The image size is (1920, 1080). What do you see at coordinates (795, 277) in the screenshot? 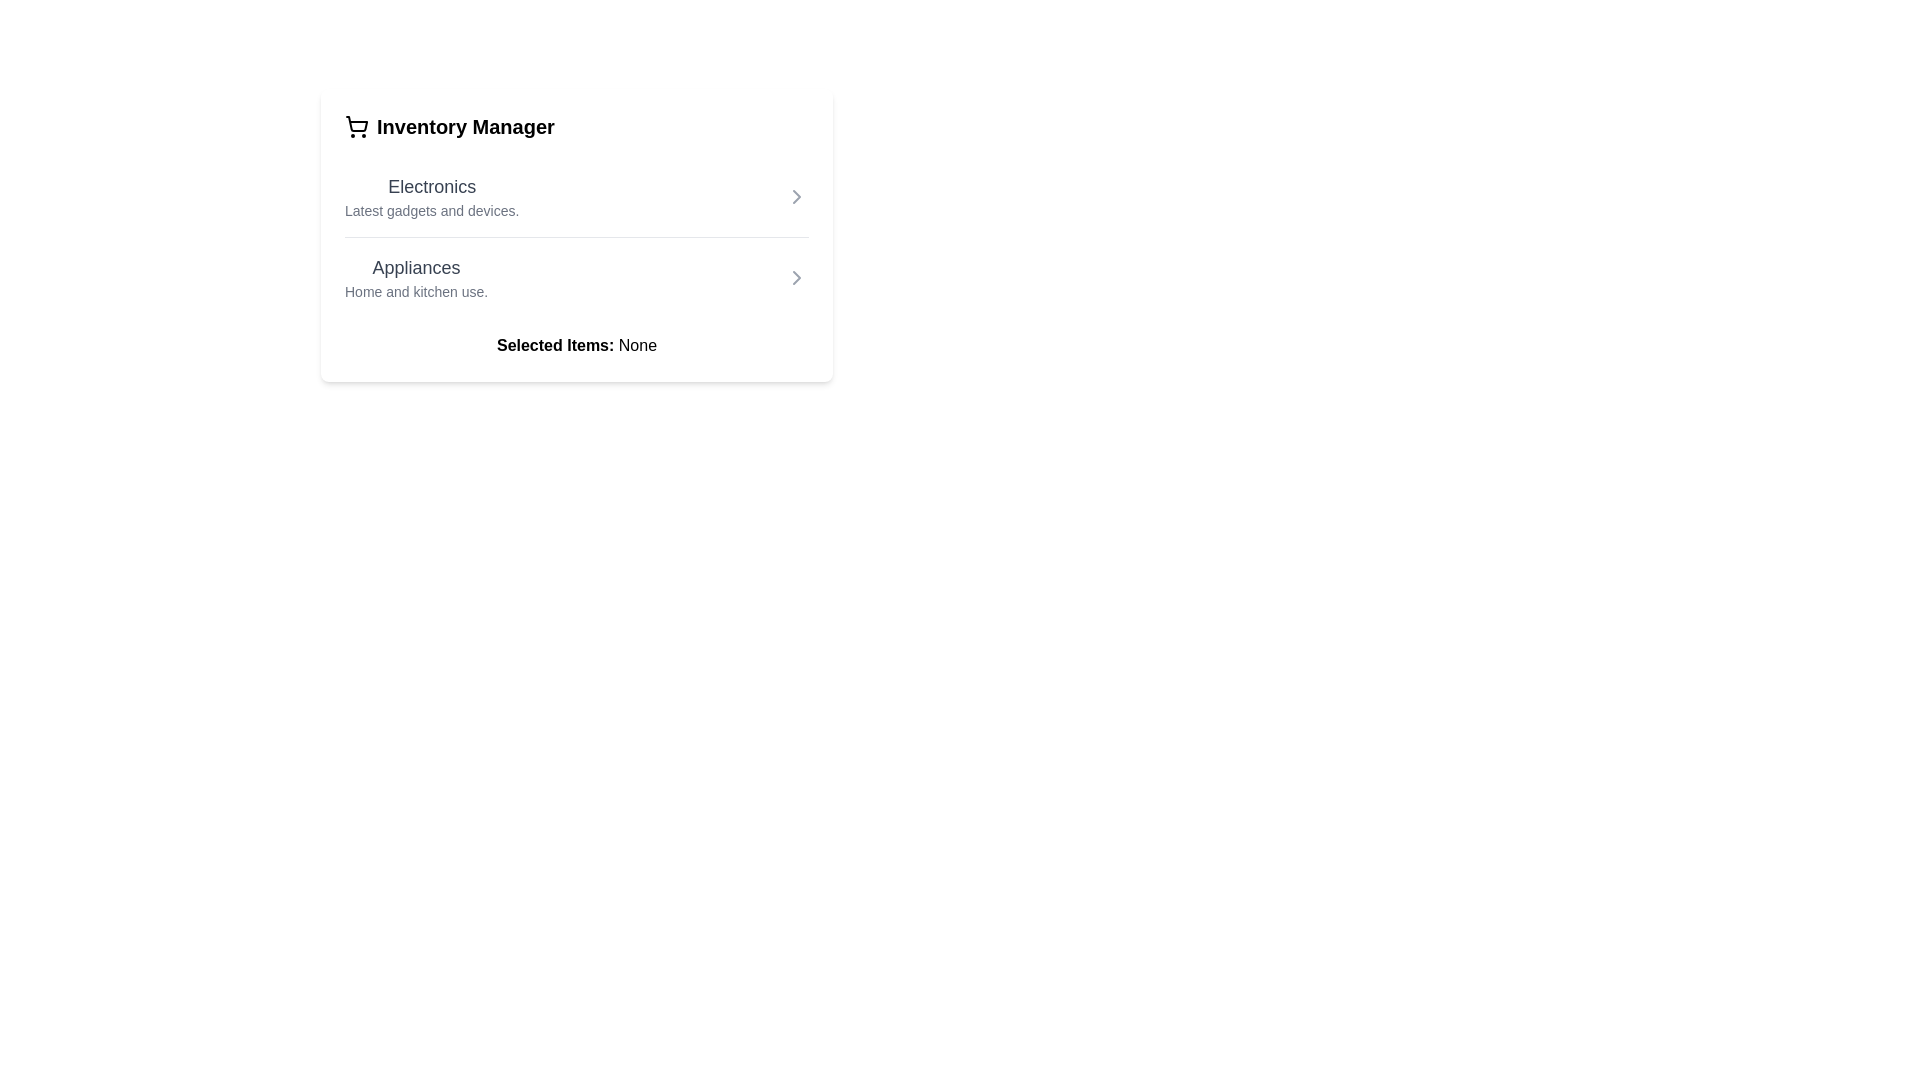
I see `the Chevron icon indicating the 'Appliances' category located at the far right of the second row` at bounding box center [795, 277].